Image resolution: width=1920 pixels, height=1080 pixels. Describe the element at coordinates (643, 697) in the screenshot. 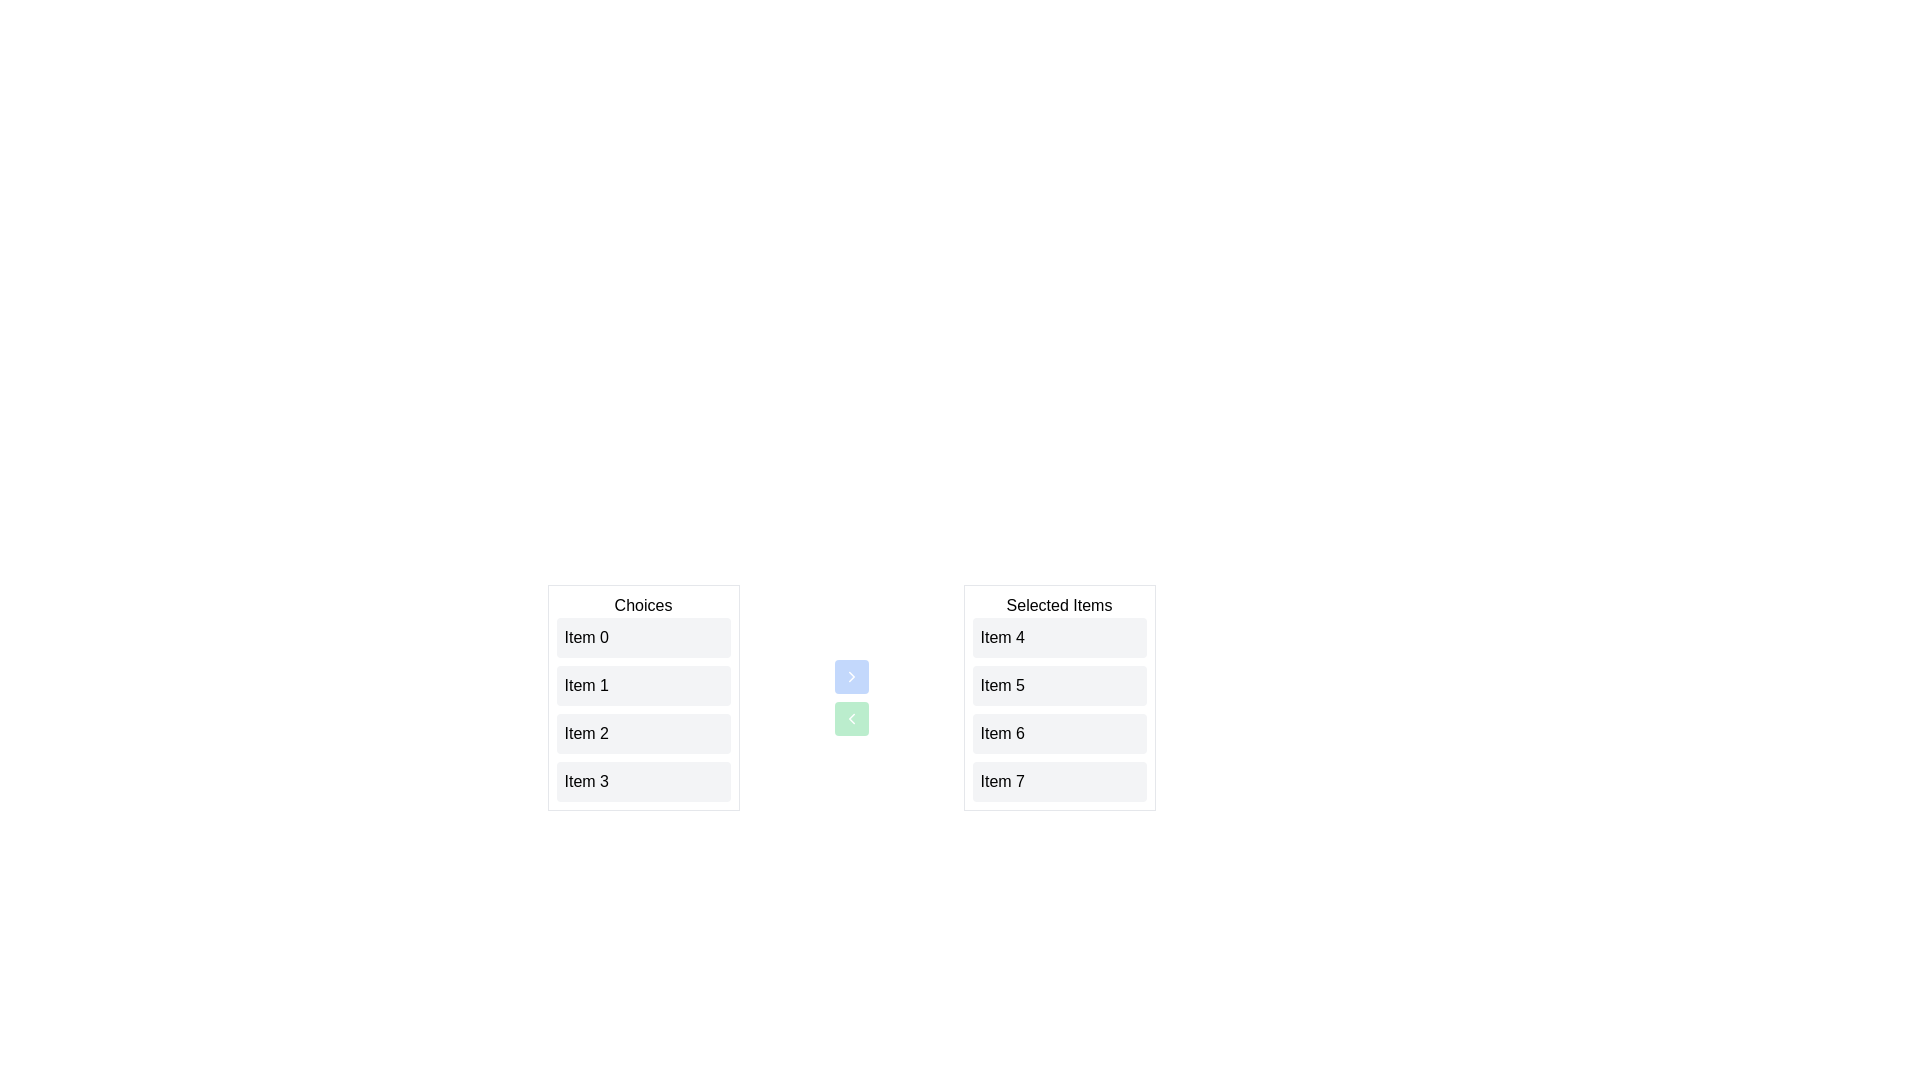

I see `the second list item labeled 'Item 1' within the 'Choices' section, which has a light gray background and rounded edges` at that location.